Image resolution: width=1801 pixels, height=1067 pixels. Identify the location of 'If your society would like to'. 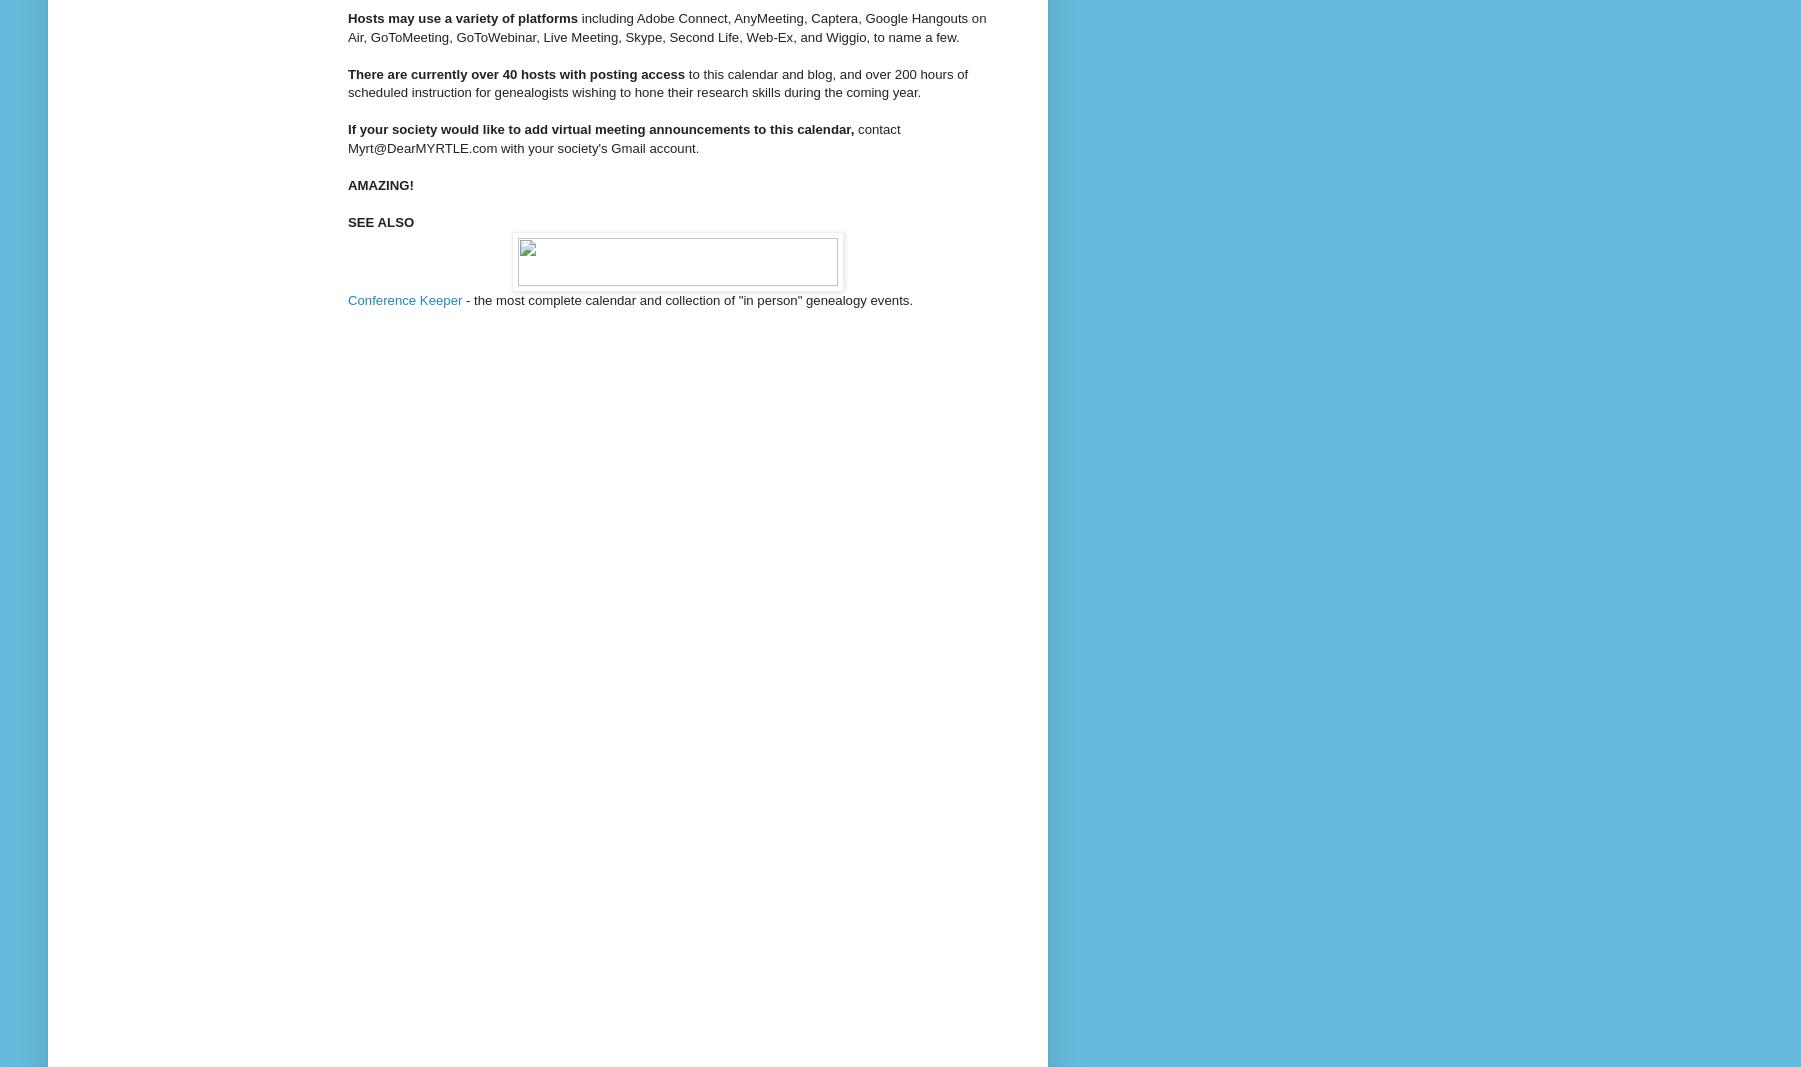
(435, 128).